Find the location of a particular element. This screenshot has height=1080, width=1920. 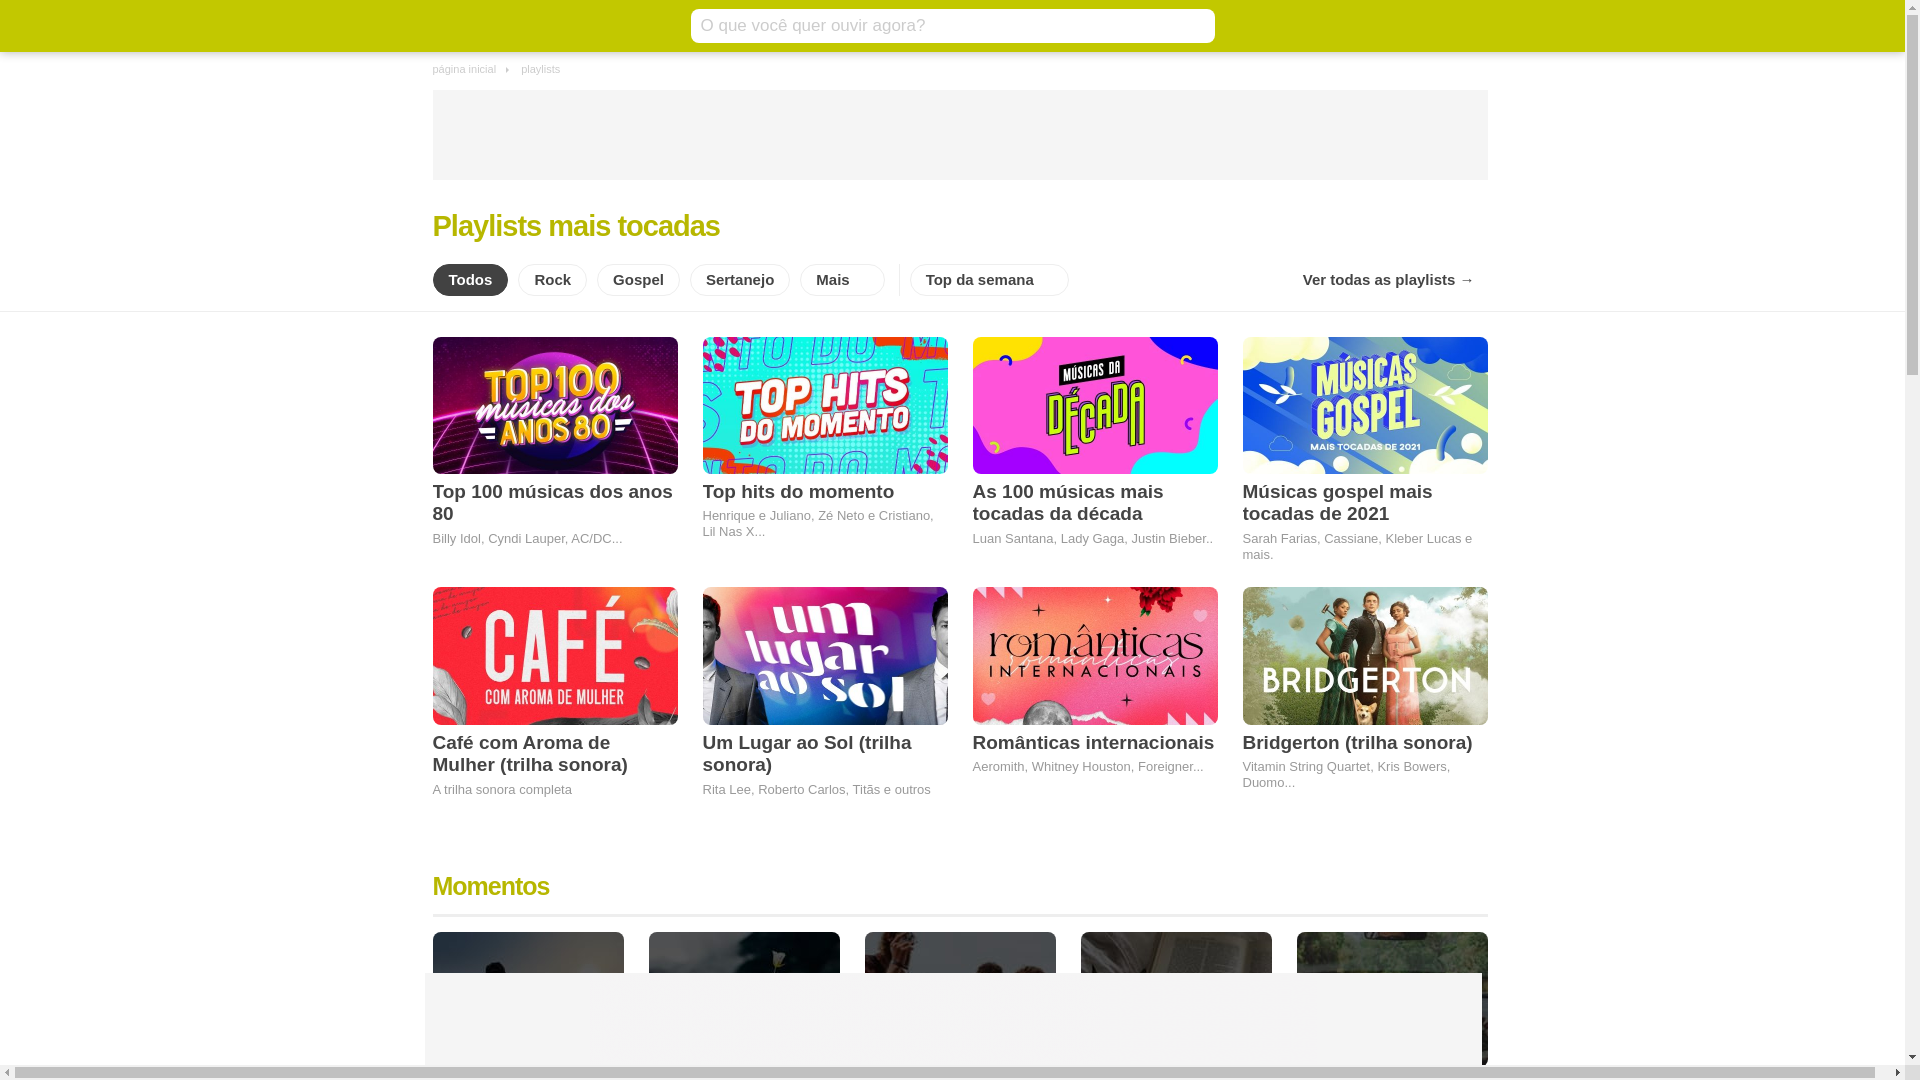

'Gospel' is located at coordinates (637, 280).